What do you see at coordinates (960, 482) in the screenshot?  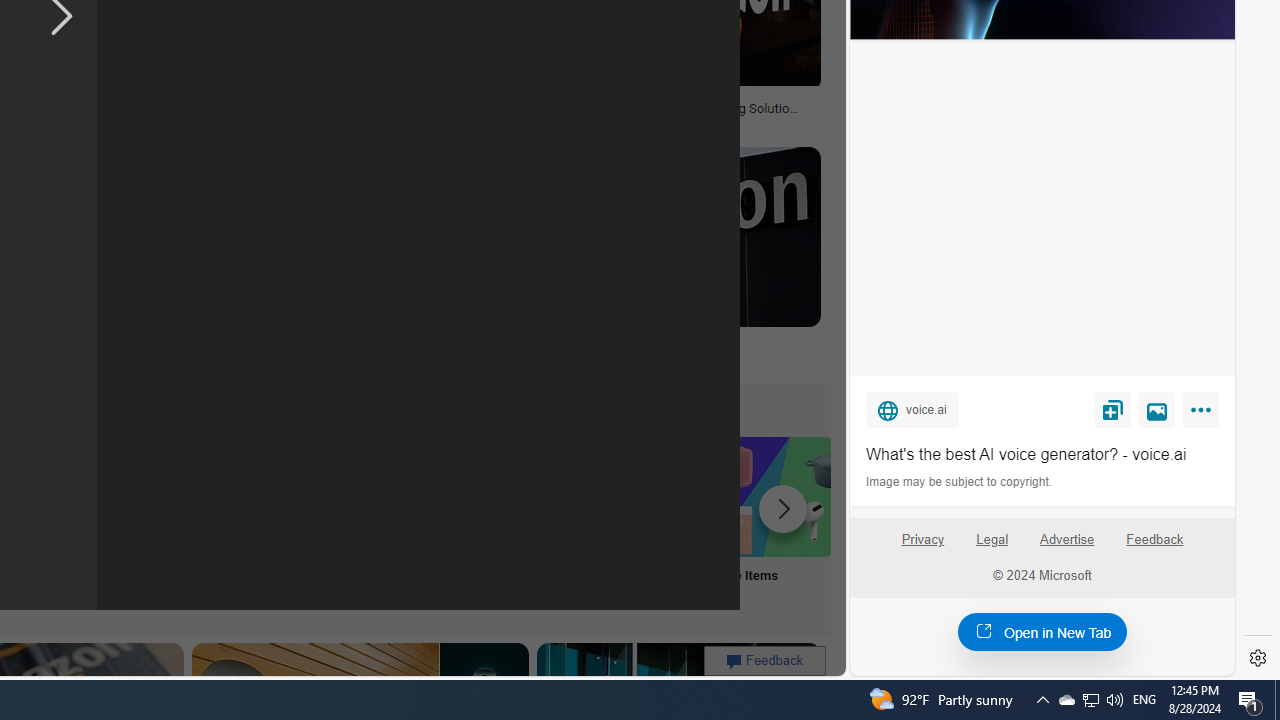 I see `'Image may be subject to copyright.'` at bounding box center [960, 482].